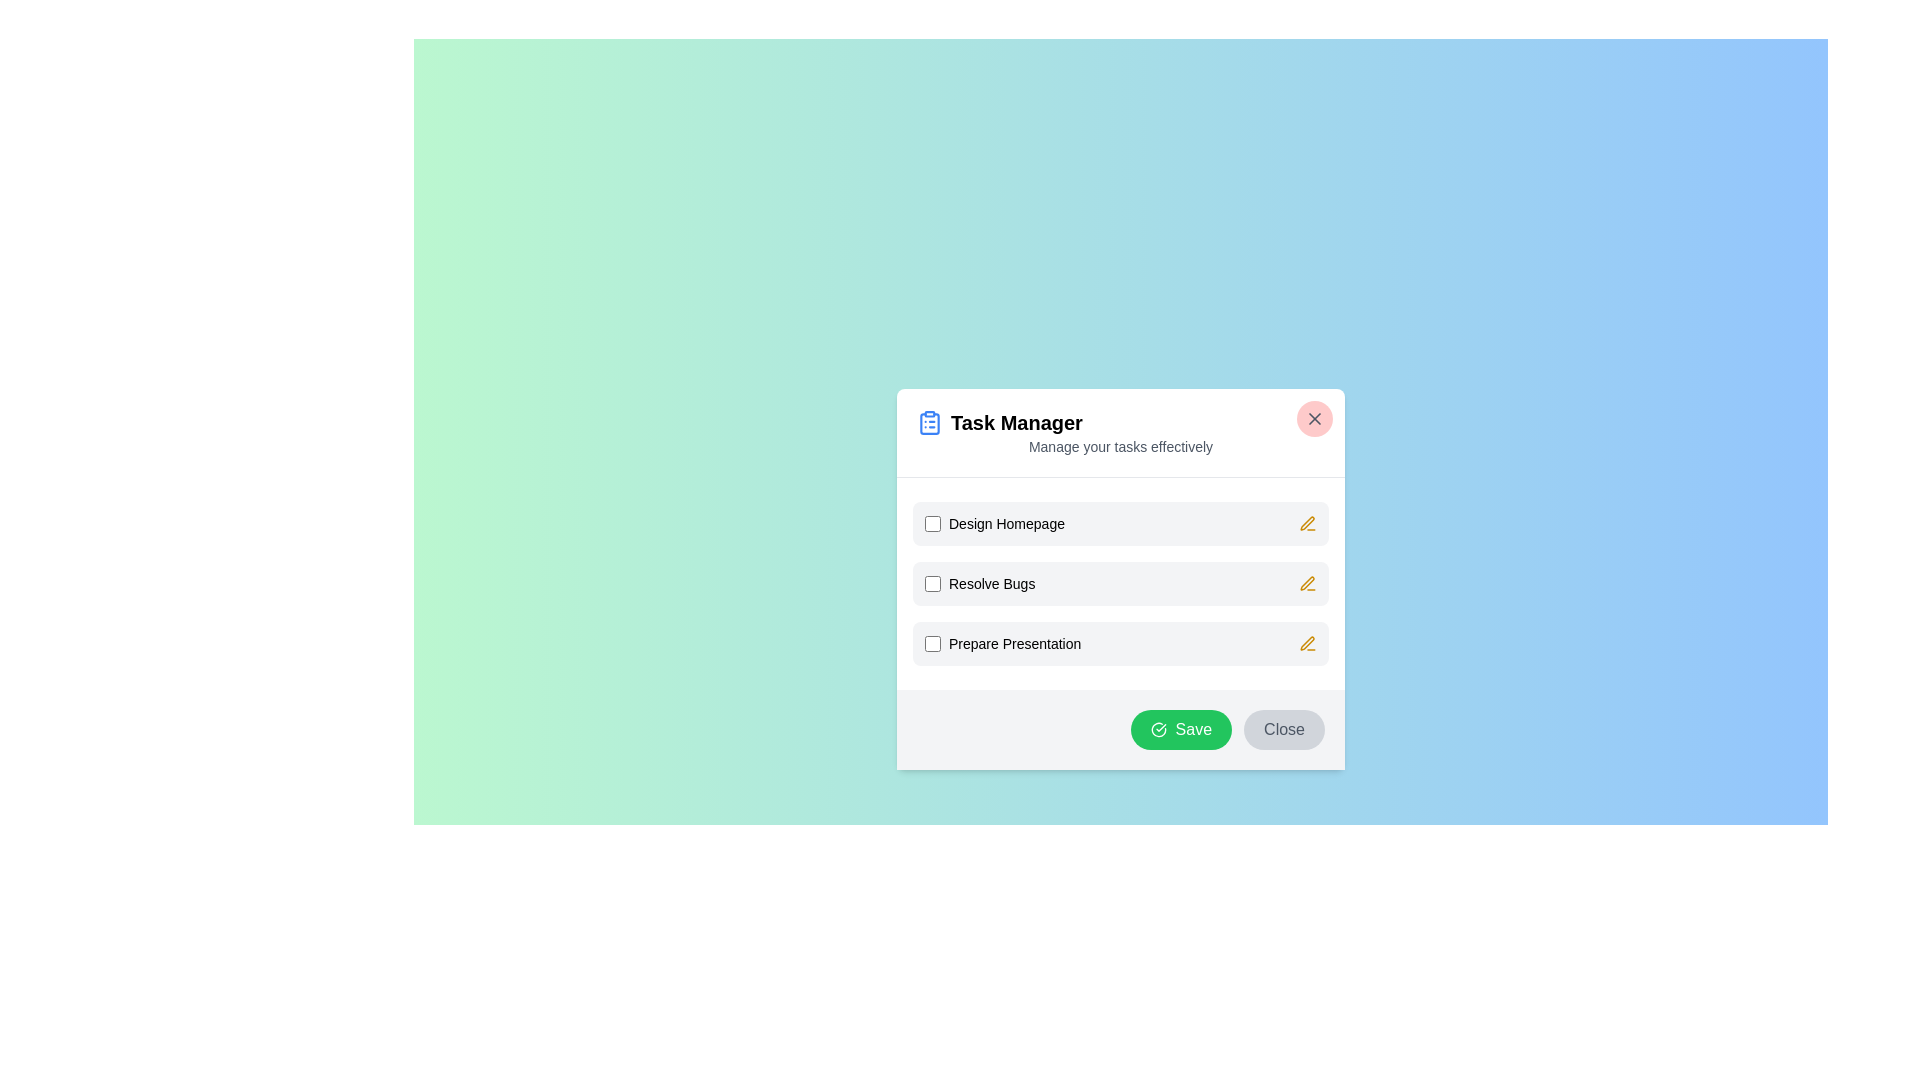  I want to click on the close button located at the top-right corner of the task management panel, so click(1315, 416).